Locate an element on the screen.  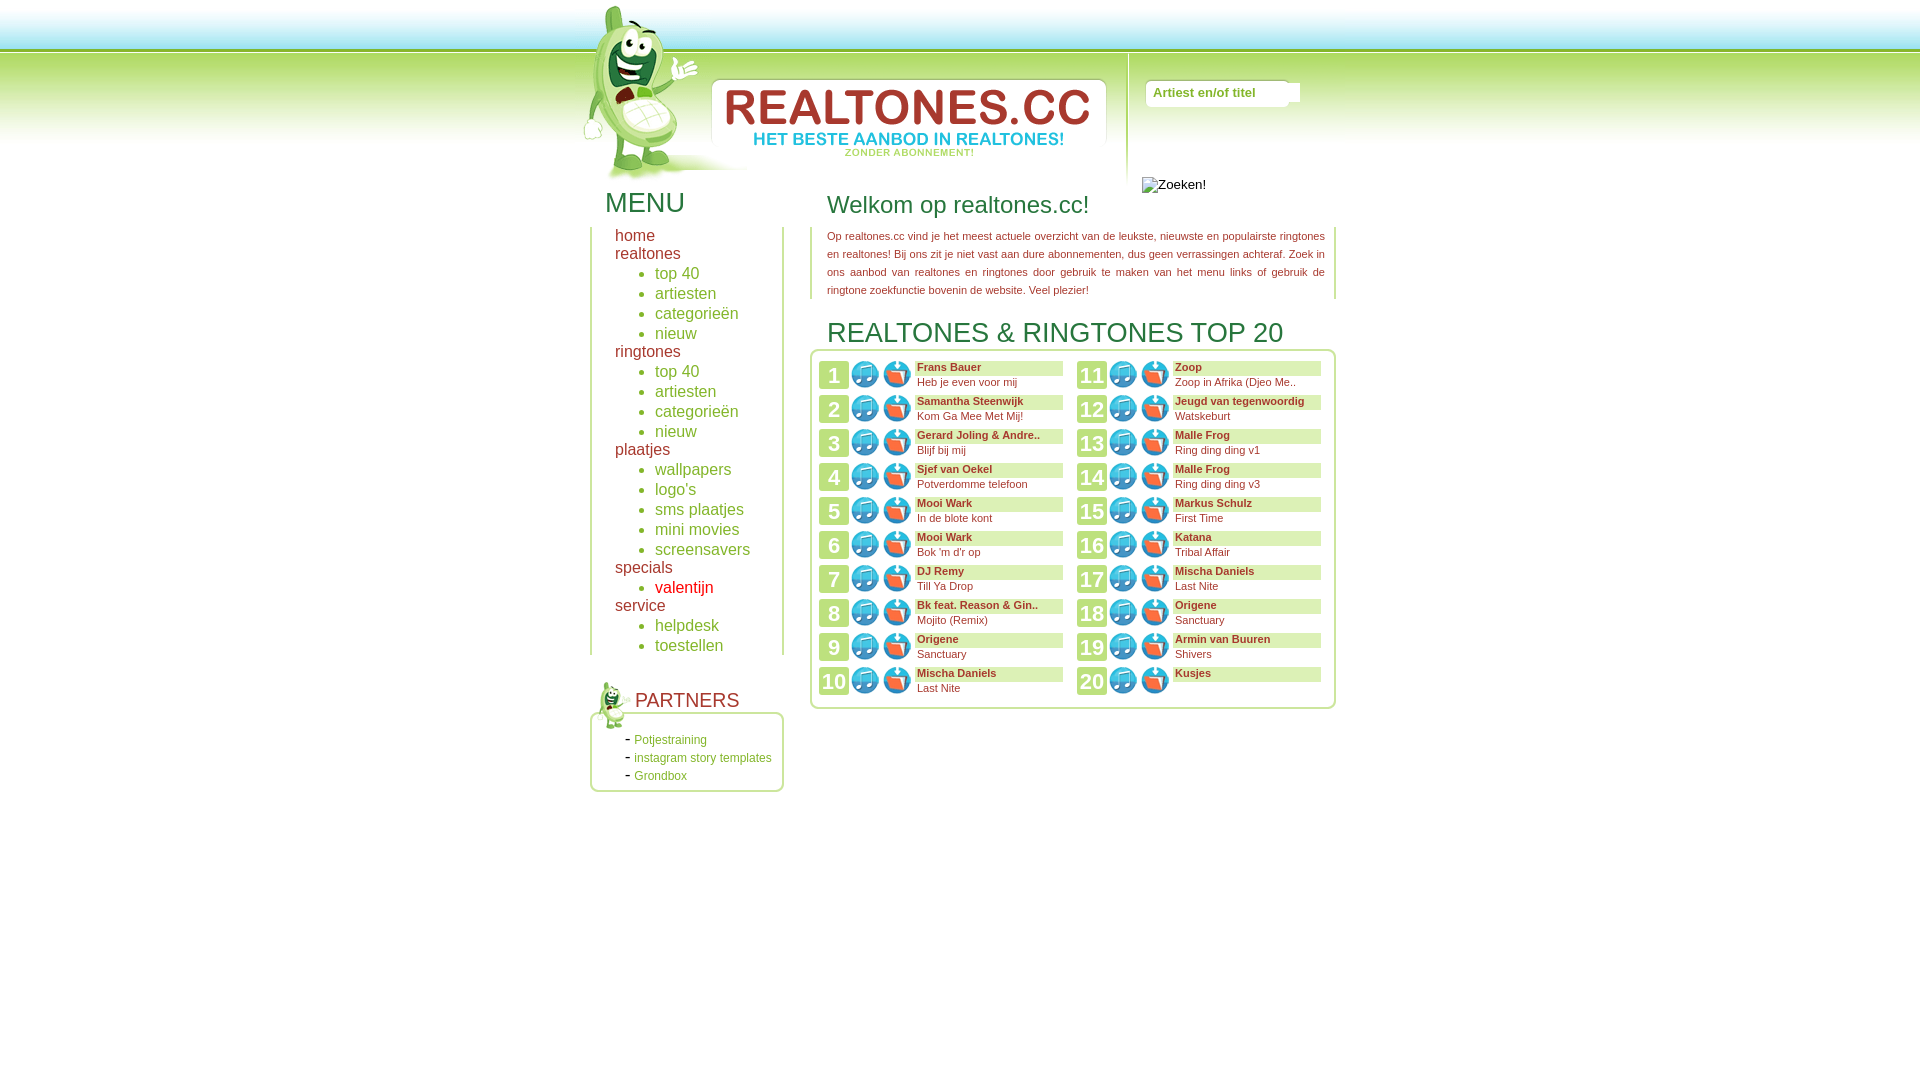
'Grondbox' is located at coordinates (660, 774).